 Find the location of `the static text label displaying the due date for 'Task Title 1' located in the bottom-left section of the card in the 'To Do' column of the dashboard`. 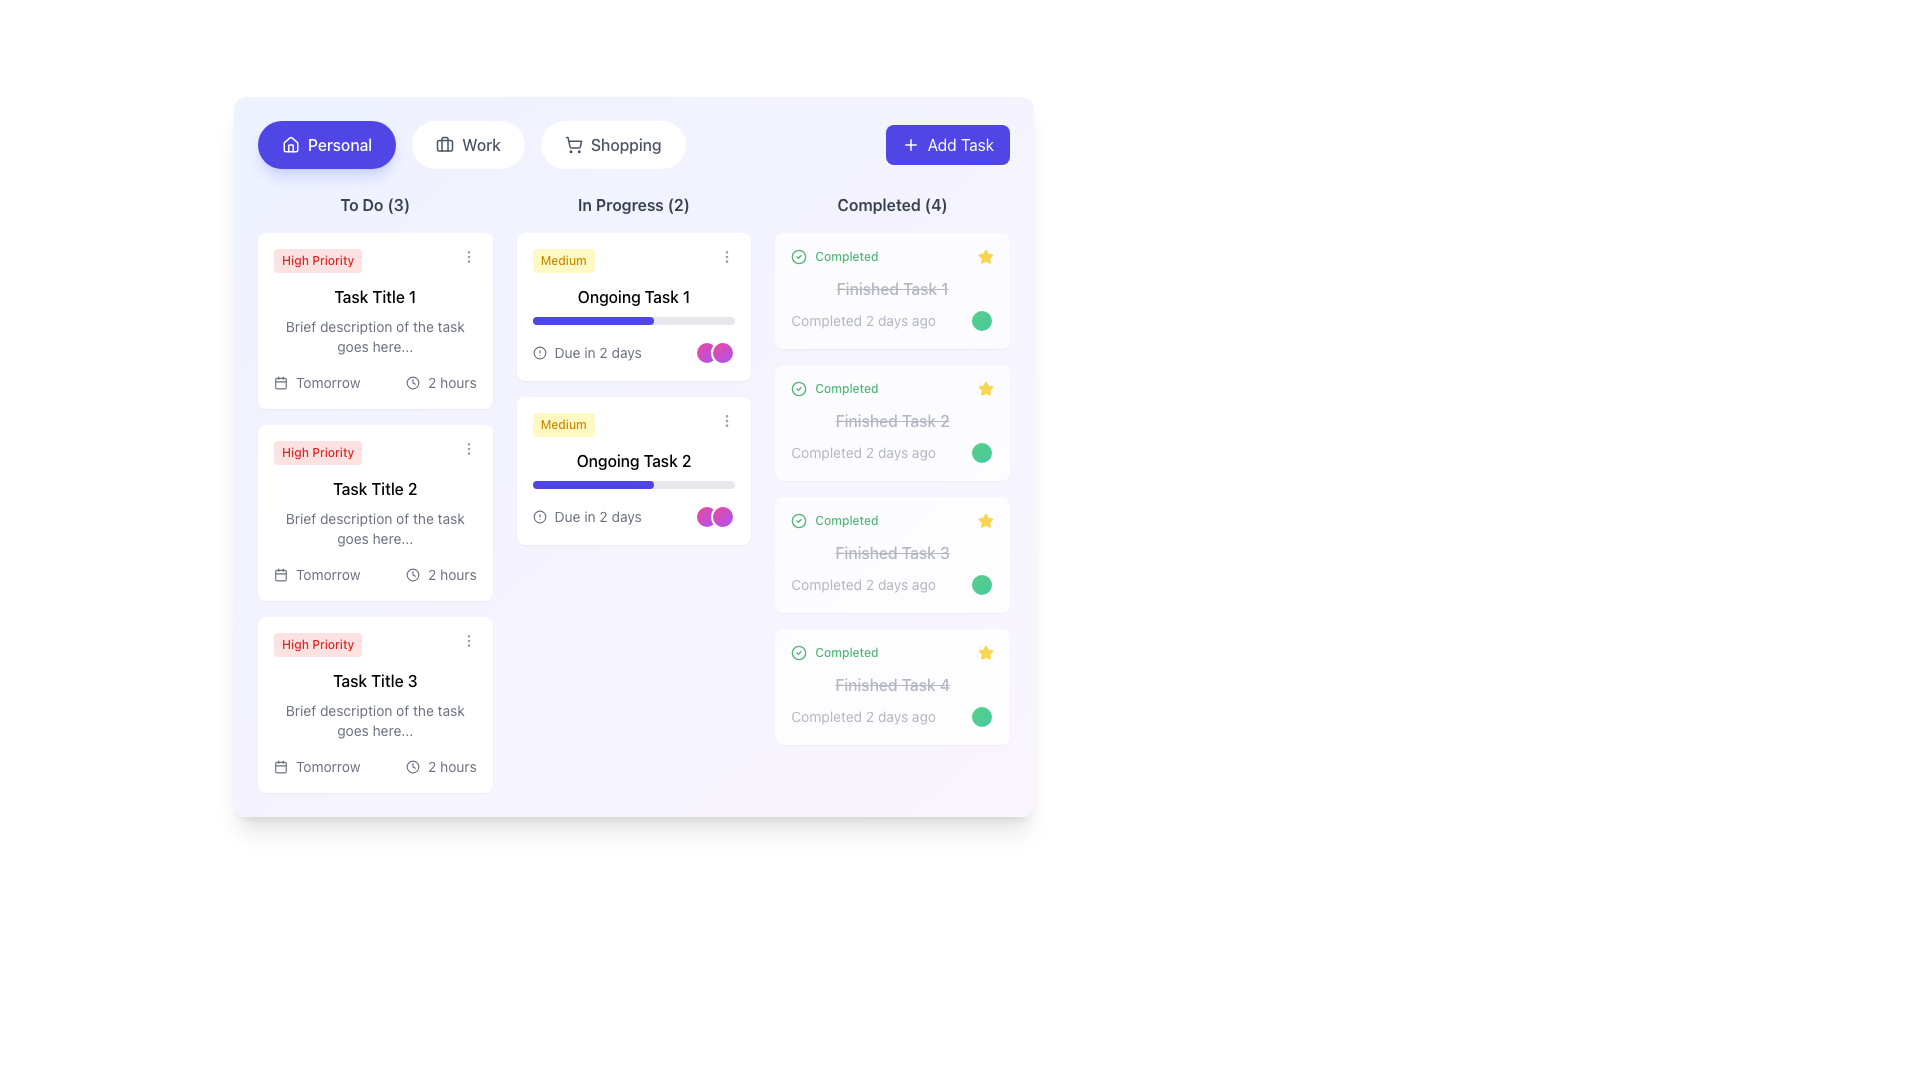

the static text label displaying the due date for 'Task Title 1' located in the bottom-left section of the card in the 'To Do' column of the dashboard is located at coordinates (328, 382).